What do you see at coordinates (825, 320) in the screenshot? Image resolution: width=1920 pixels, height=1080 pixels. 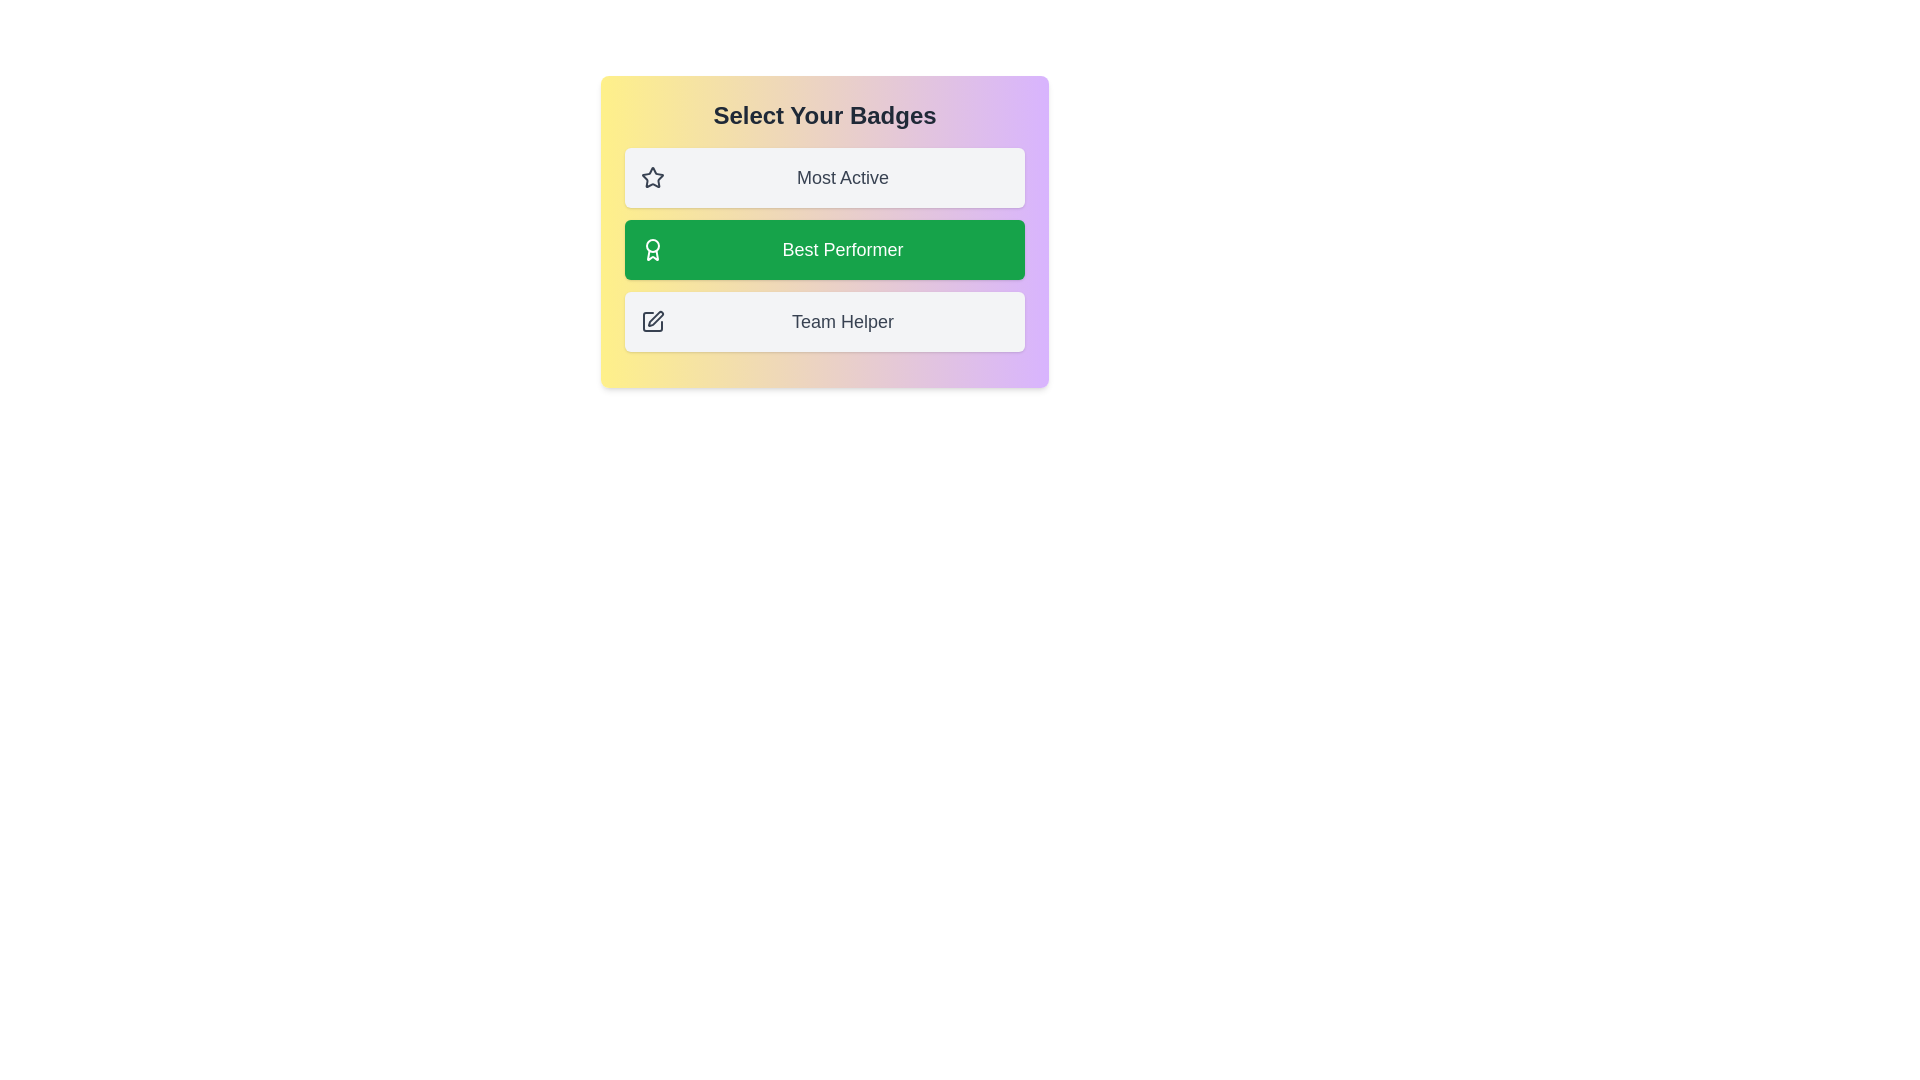 I see `the badge item Team Helper` at bounding box center [825, 320].